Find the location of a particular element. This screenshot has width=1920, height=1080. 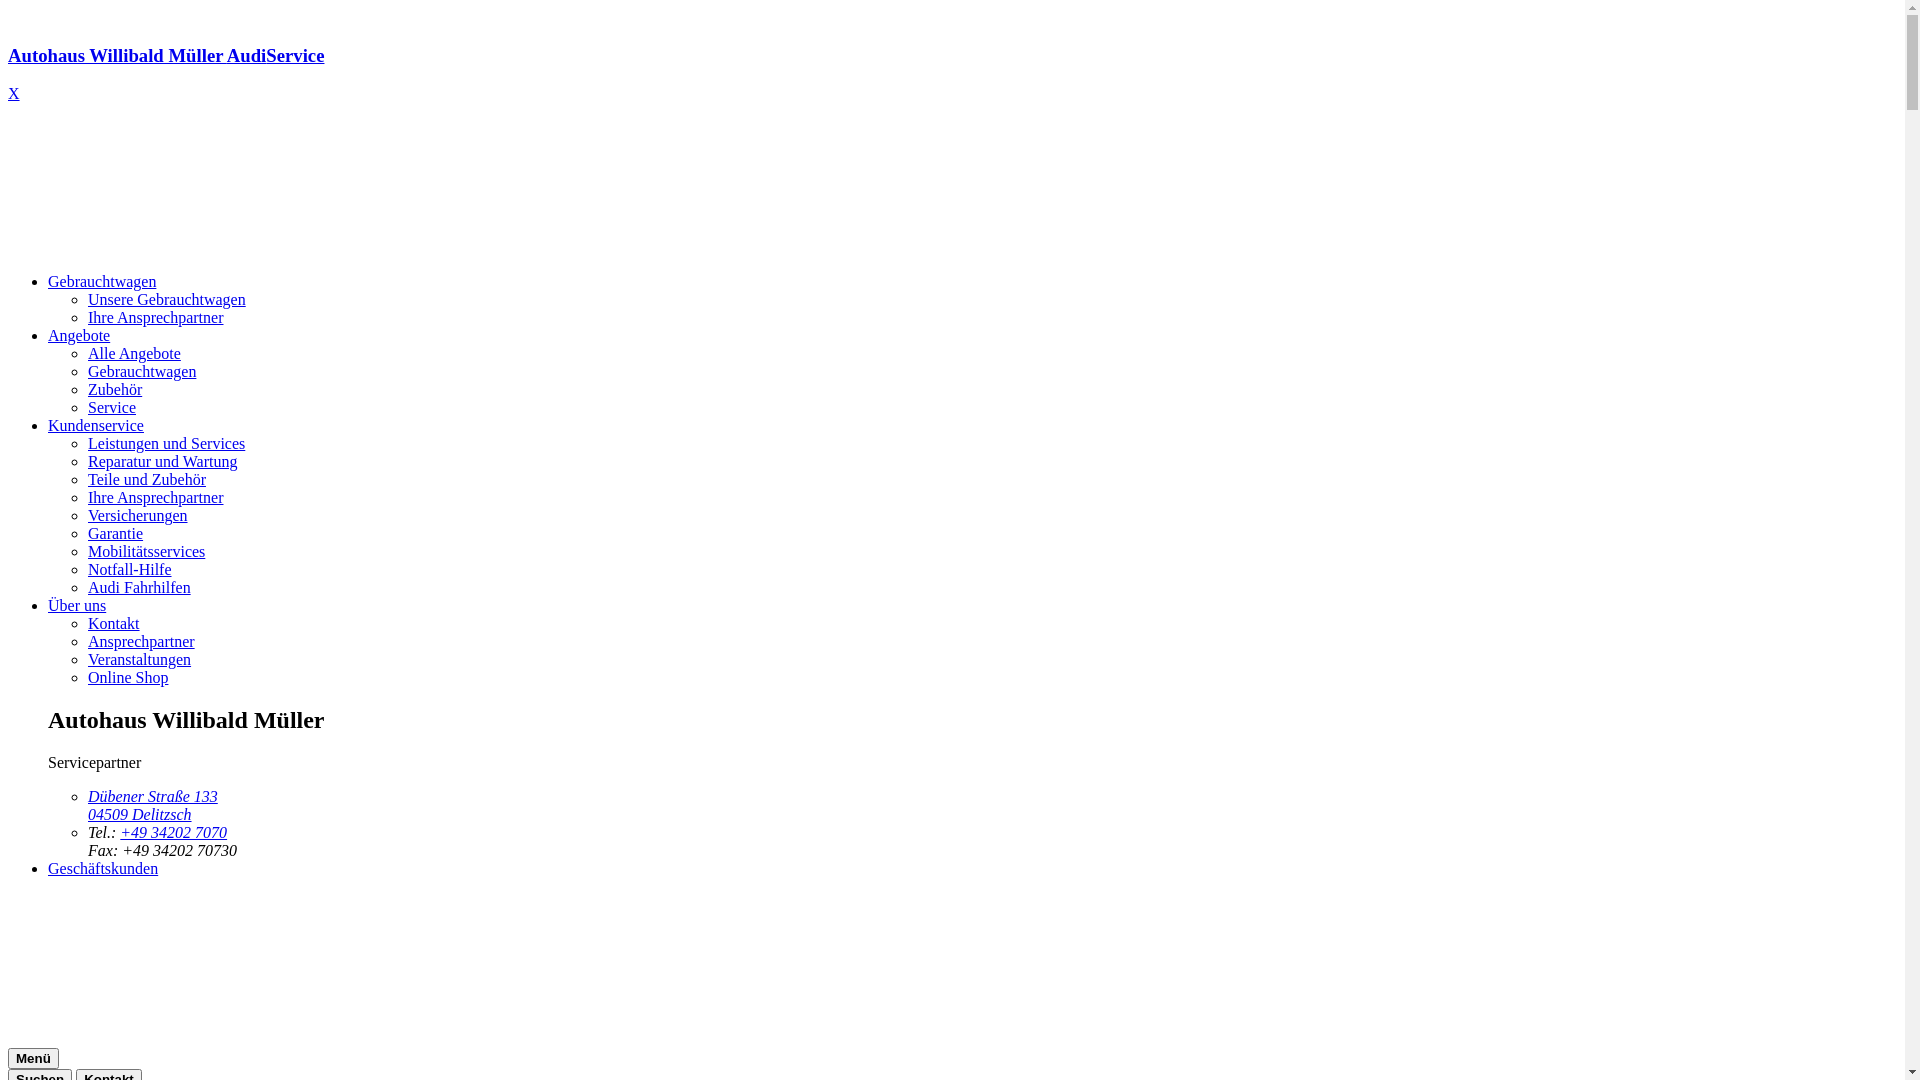

'Reparatur und Wartung' is located at coordinates (162, 461).